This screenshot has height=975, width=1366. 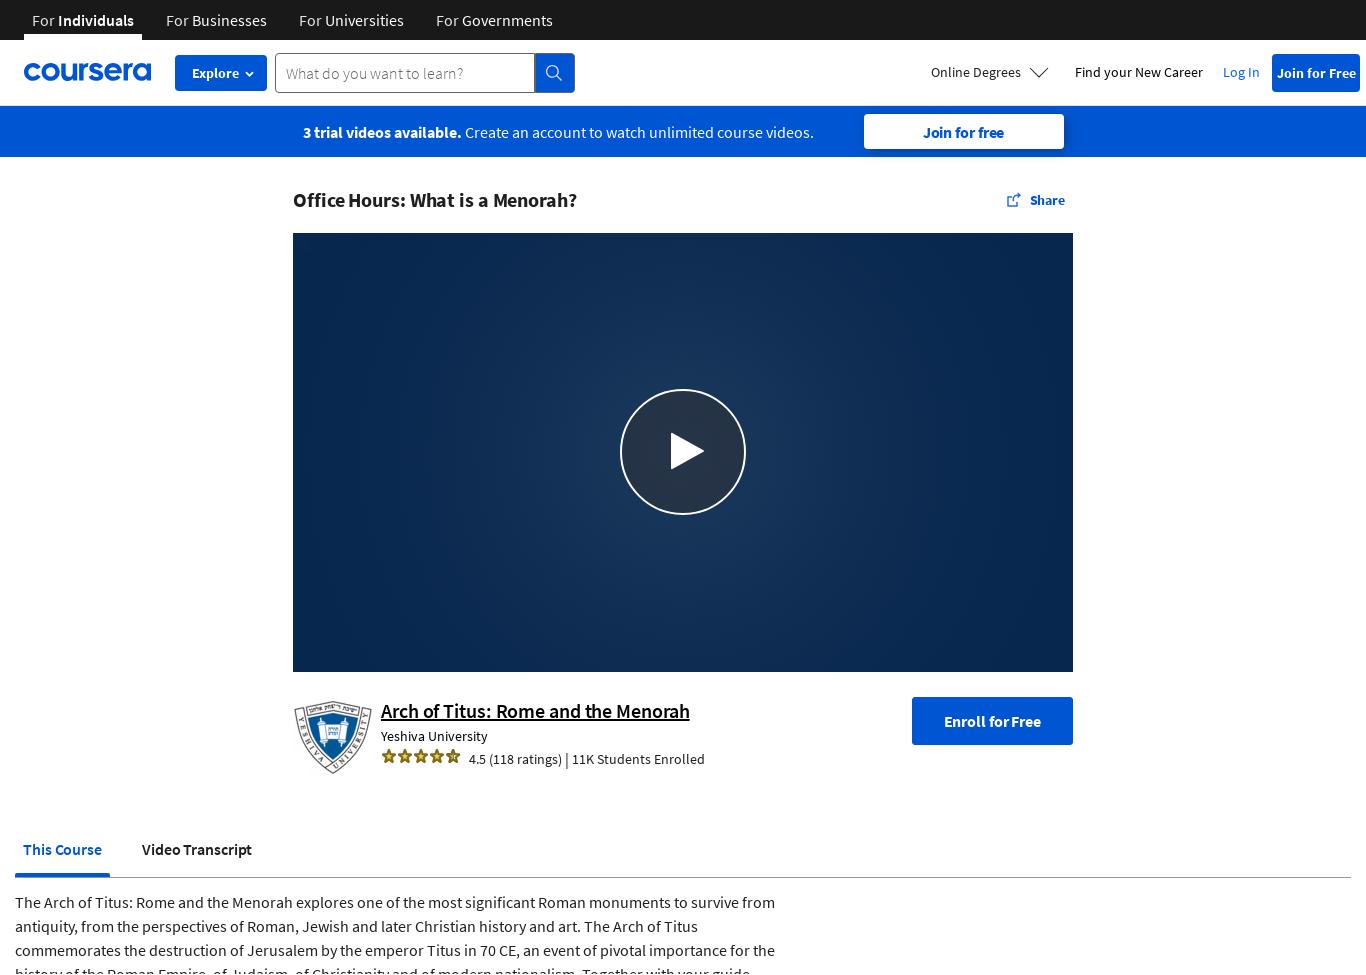 I want to click on 'Enroll for Free', so click(x=991, y=719).